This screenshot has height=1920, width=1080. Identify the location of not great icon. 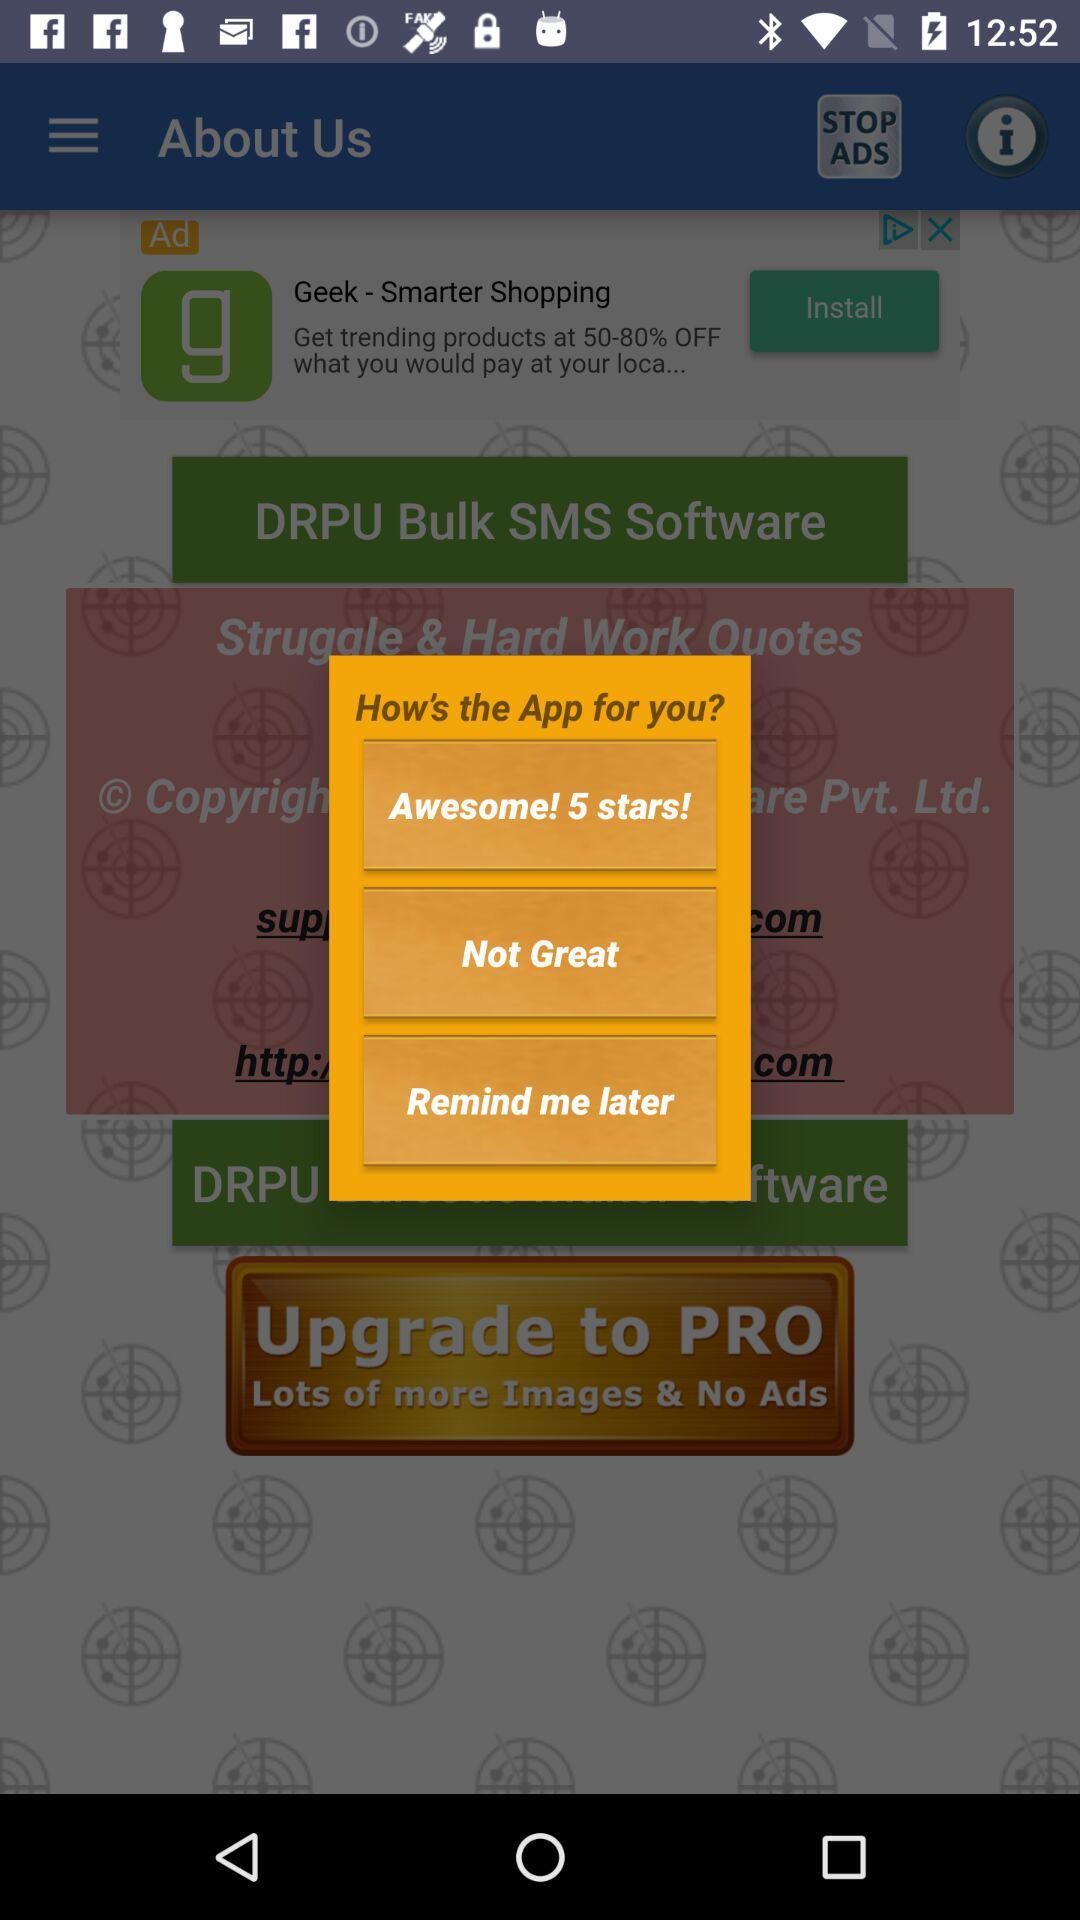
(540, 951).